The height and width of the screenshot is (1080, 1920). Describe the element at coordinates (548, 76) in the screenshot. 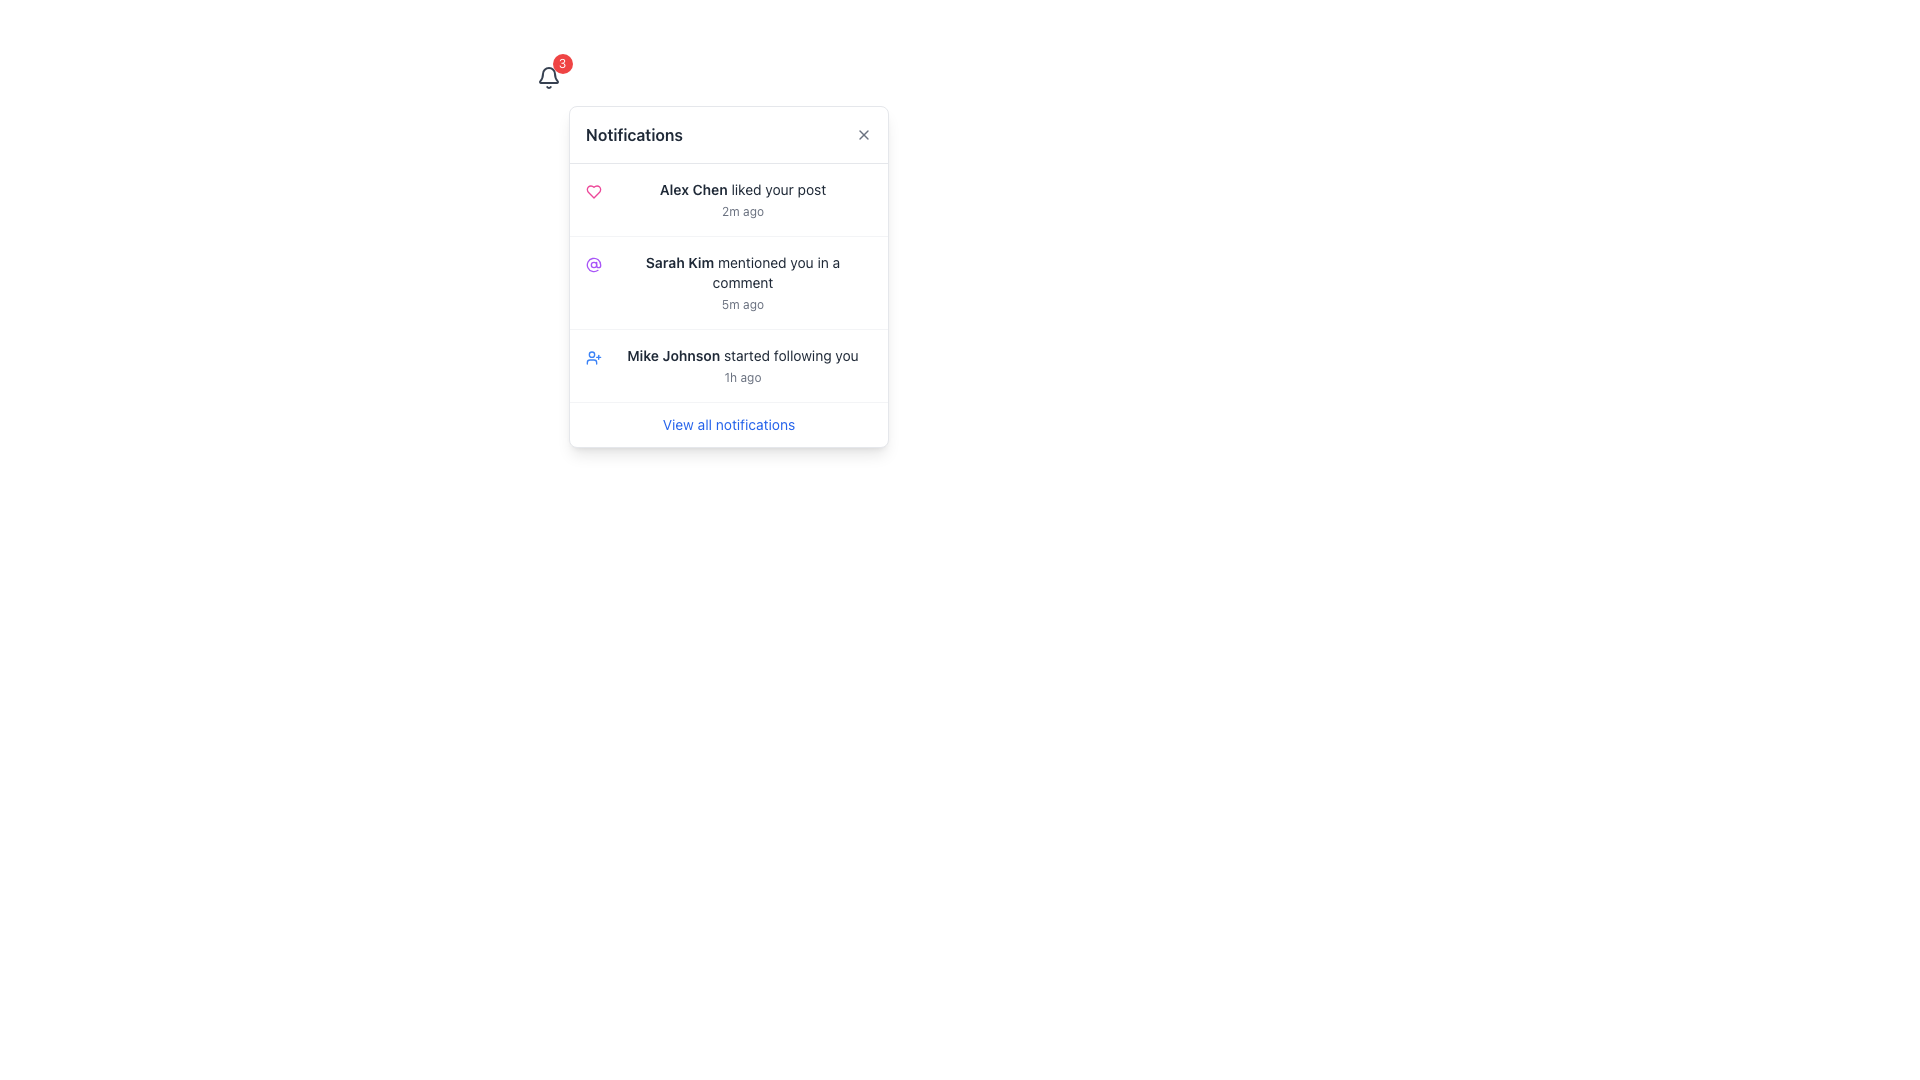

I see `the bell icon with a red badge displaying the number '3' from its current position` at that location.